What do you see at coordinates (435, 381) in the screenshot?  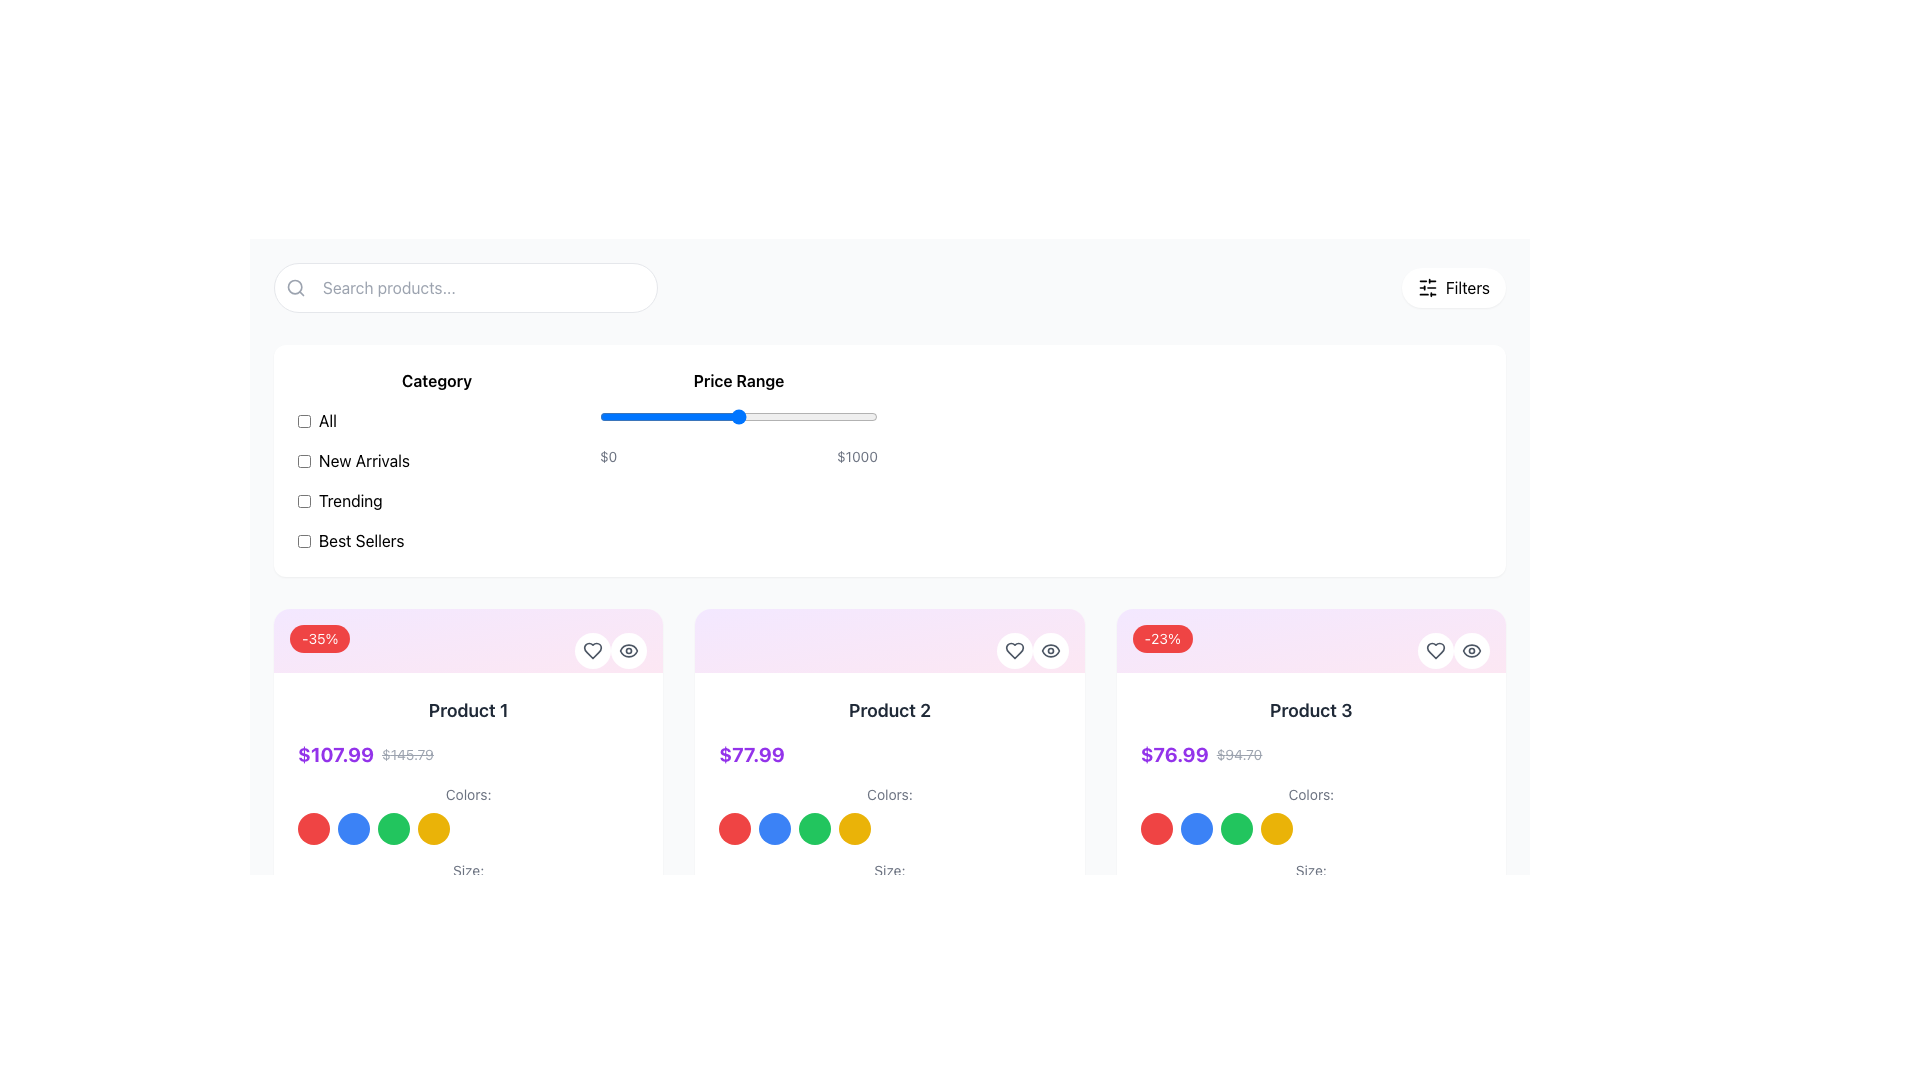 I see `the text label that serves as a heading for the category options, positioned at the top left of the group of related elements` at bounding box center [435, 381].